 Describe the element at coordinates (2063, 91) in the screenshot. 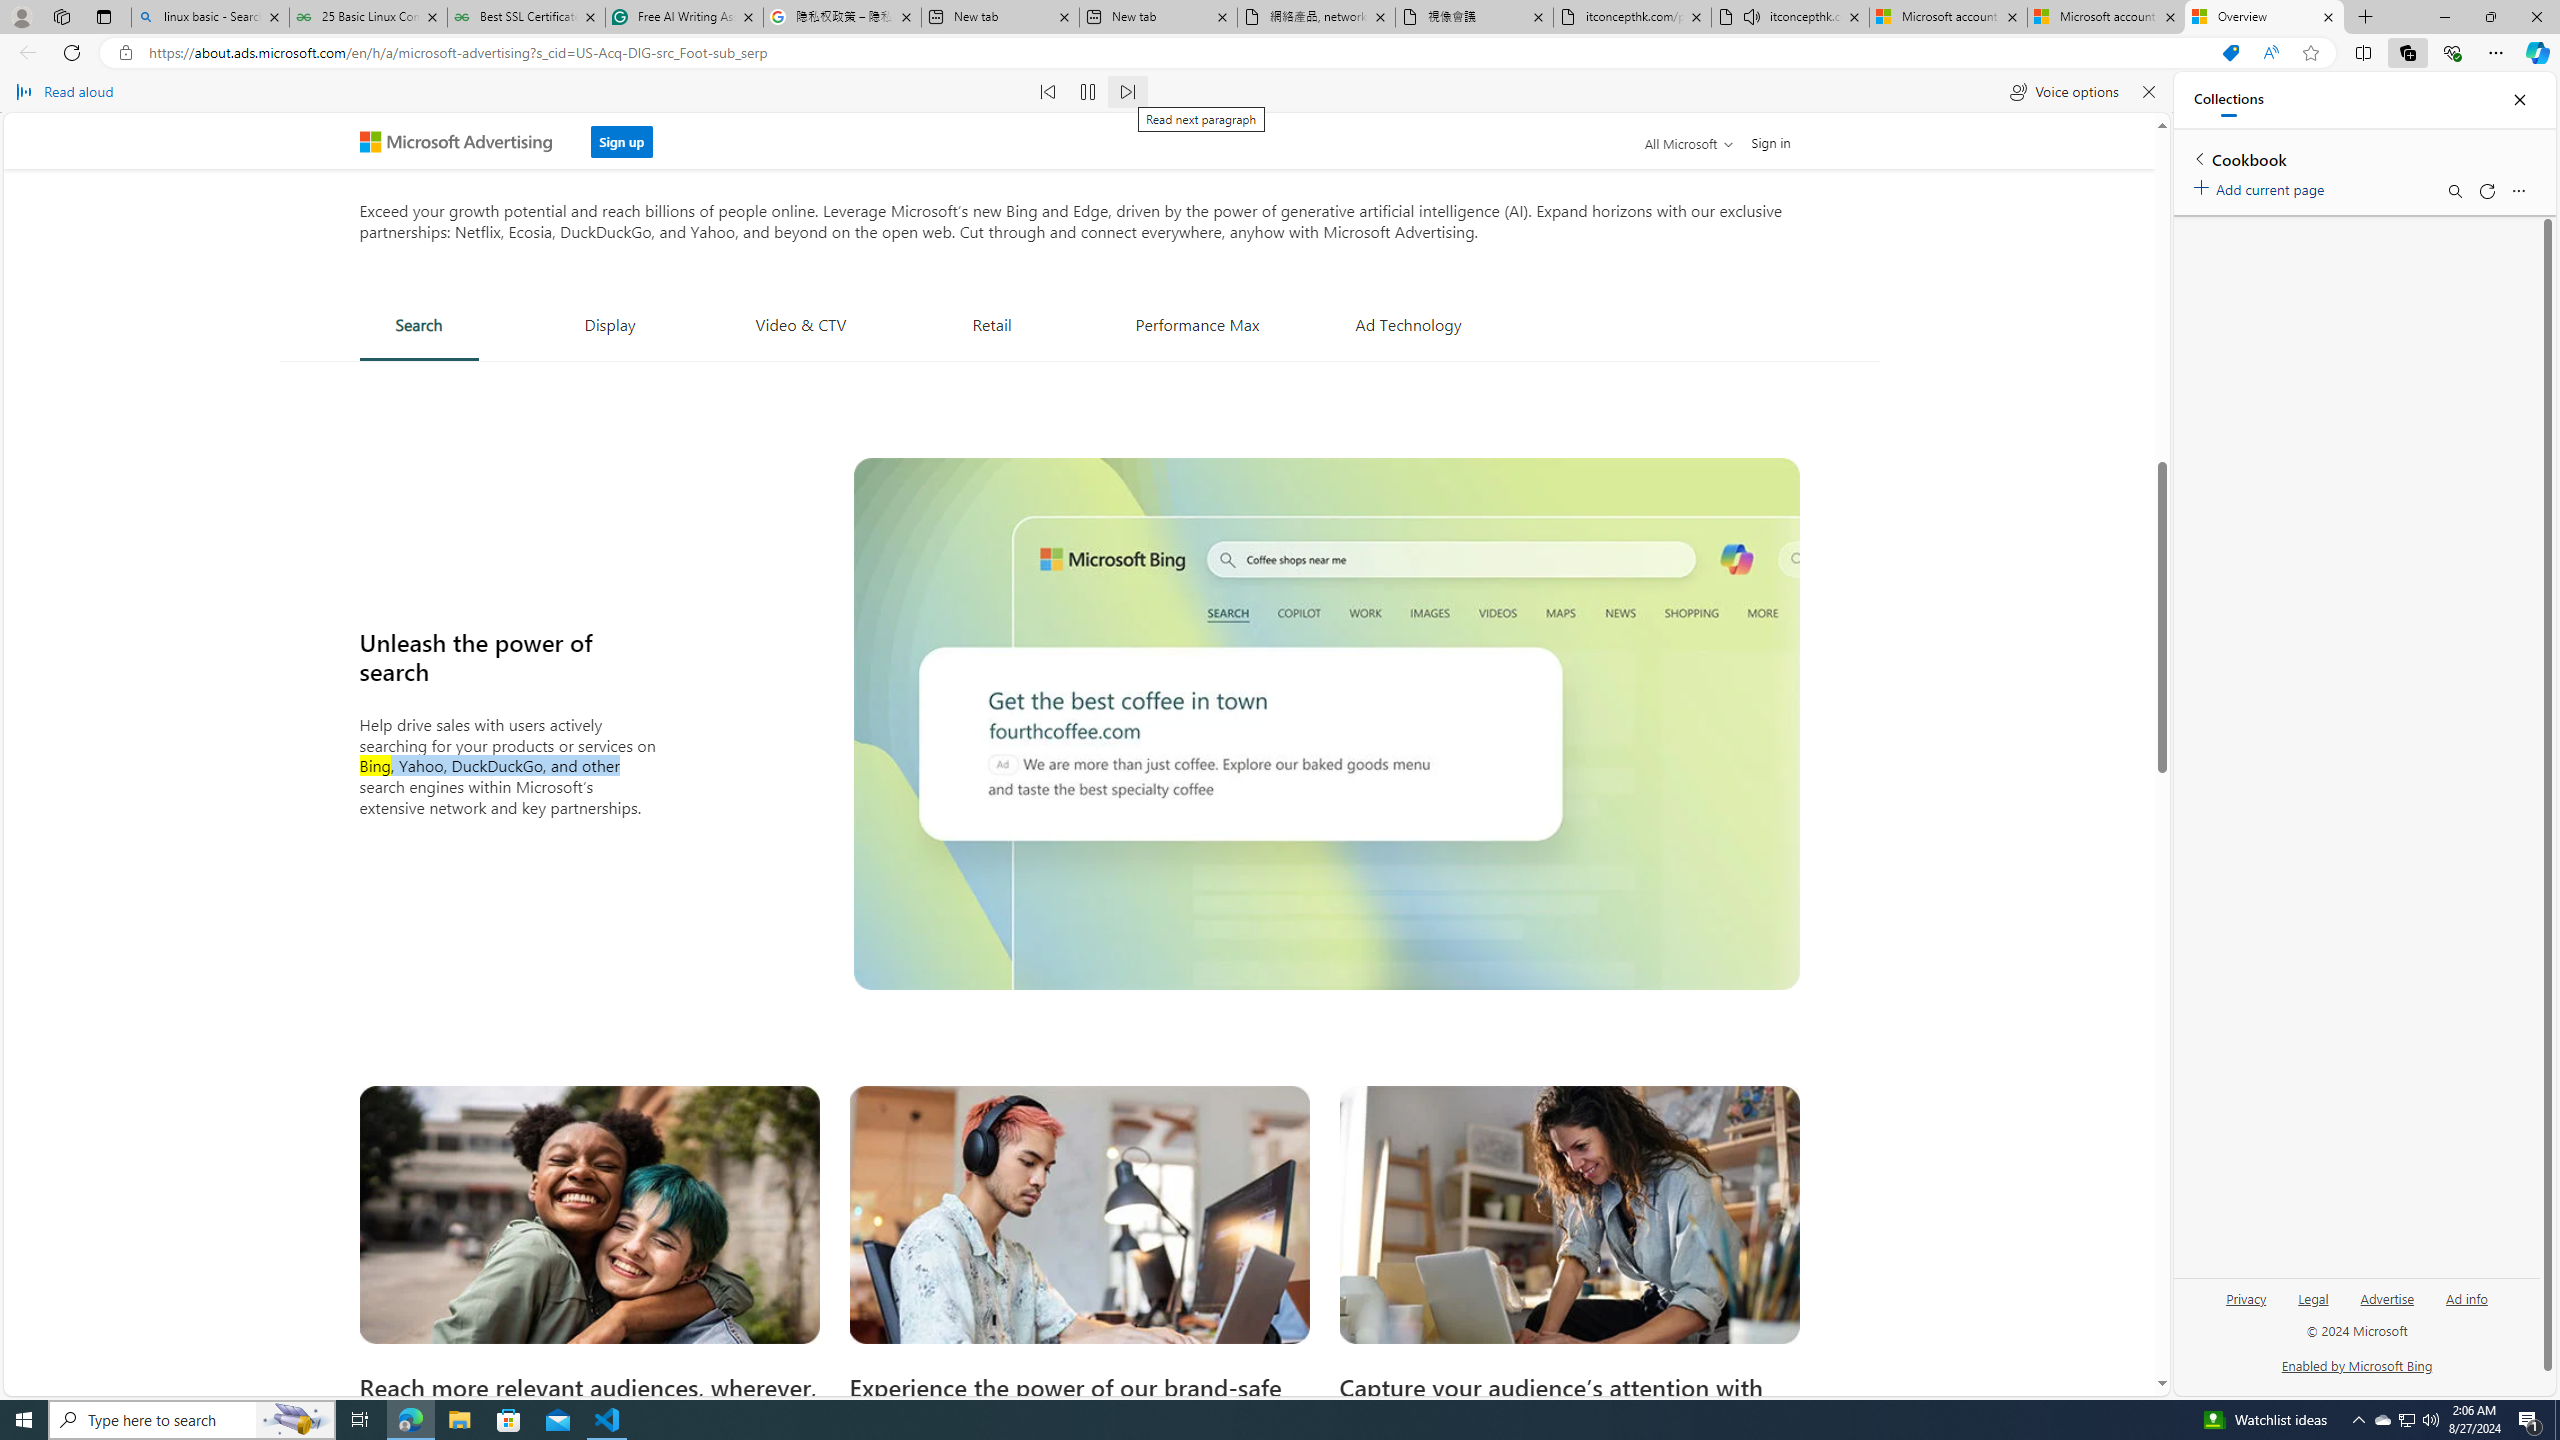

I see `'Voice options'` at that location.